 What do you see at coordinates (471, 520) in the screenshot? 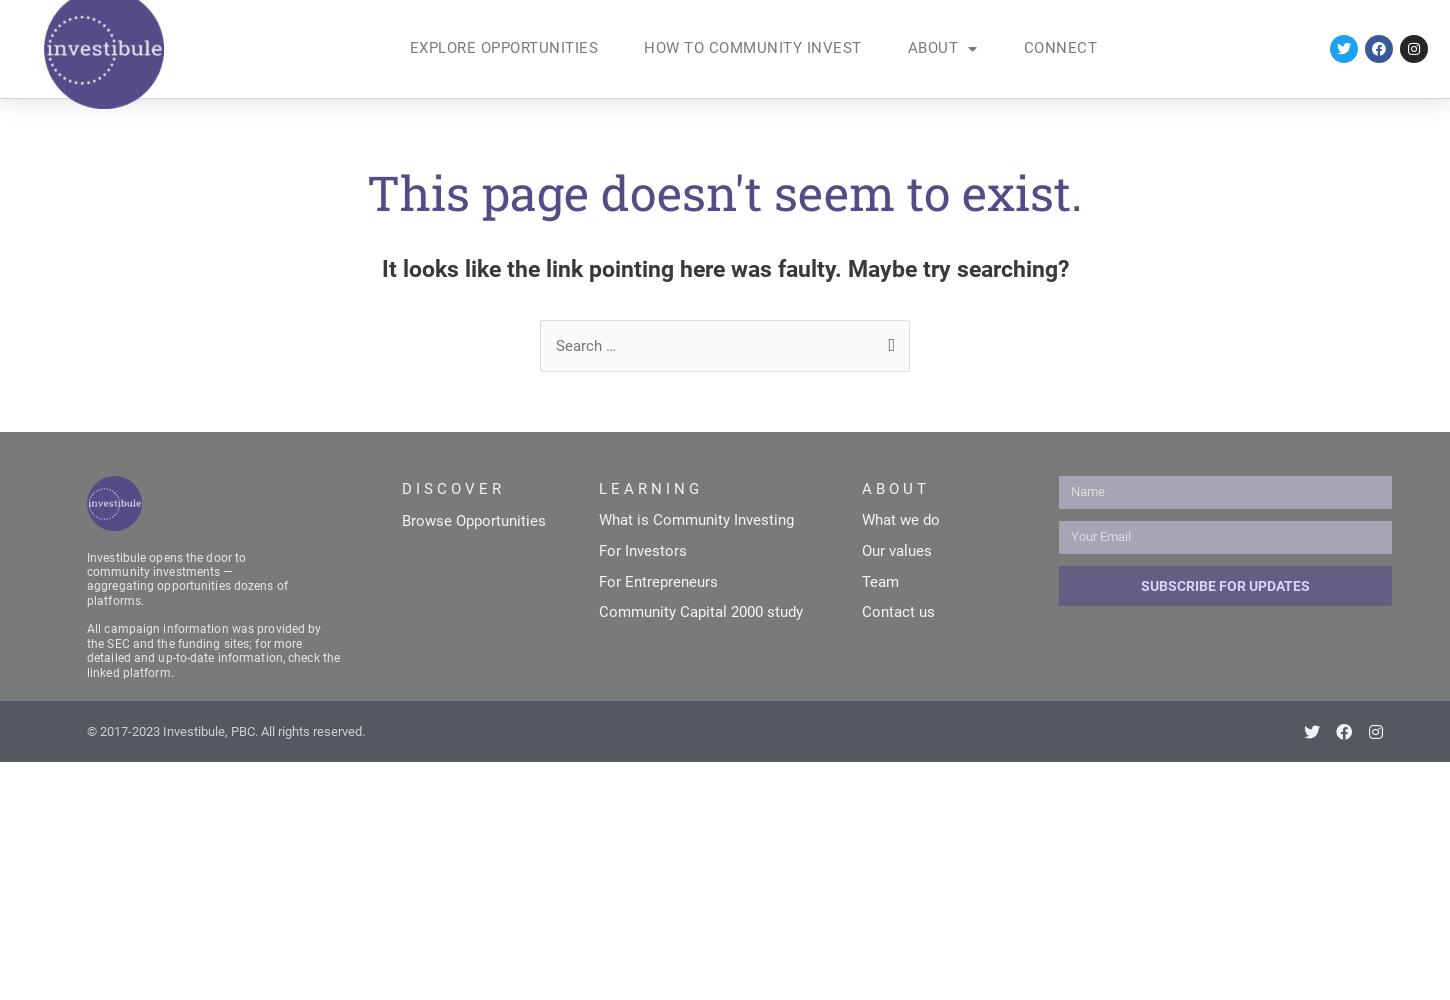
I see `'Browse Opportunities'` at bounding box center [471, 520].